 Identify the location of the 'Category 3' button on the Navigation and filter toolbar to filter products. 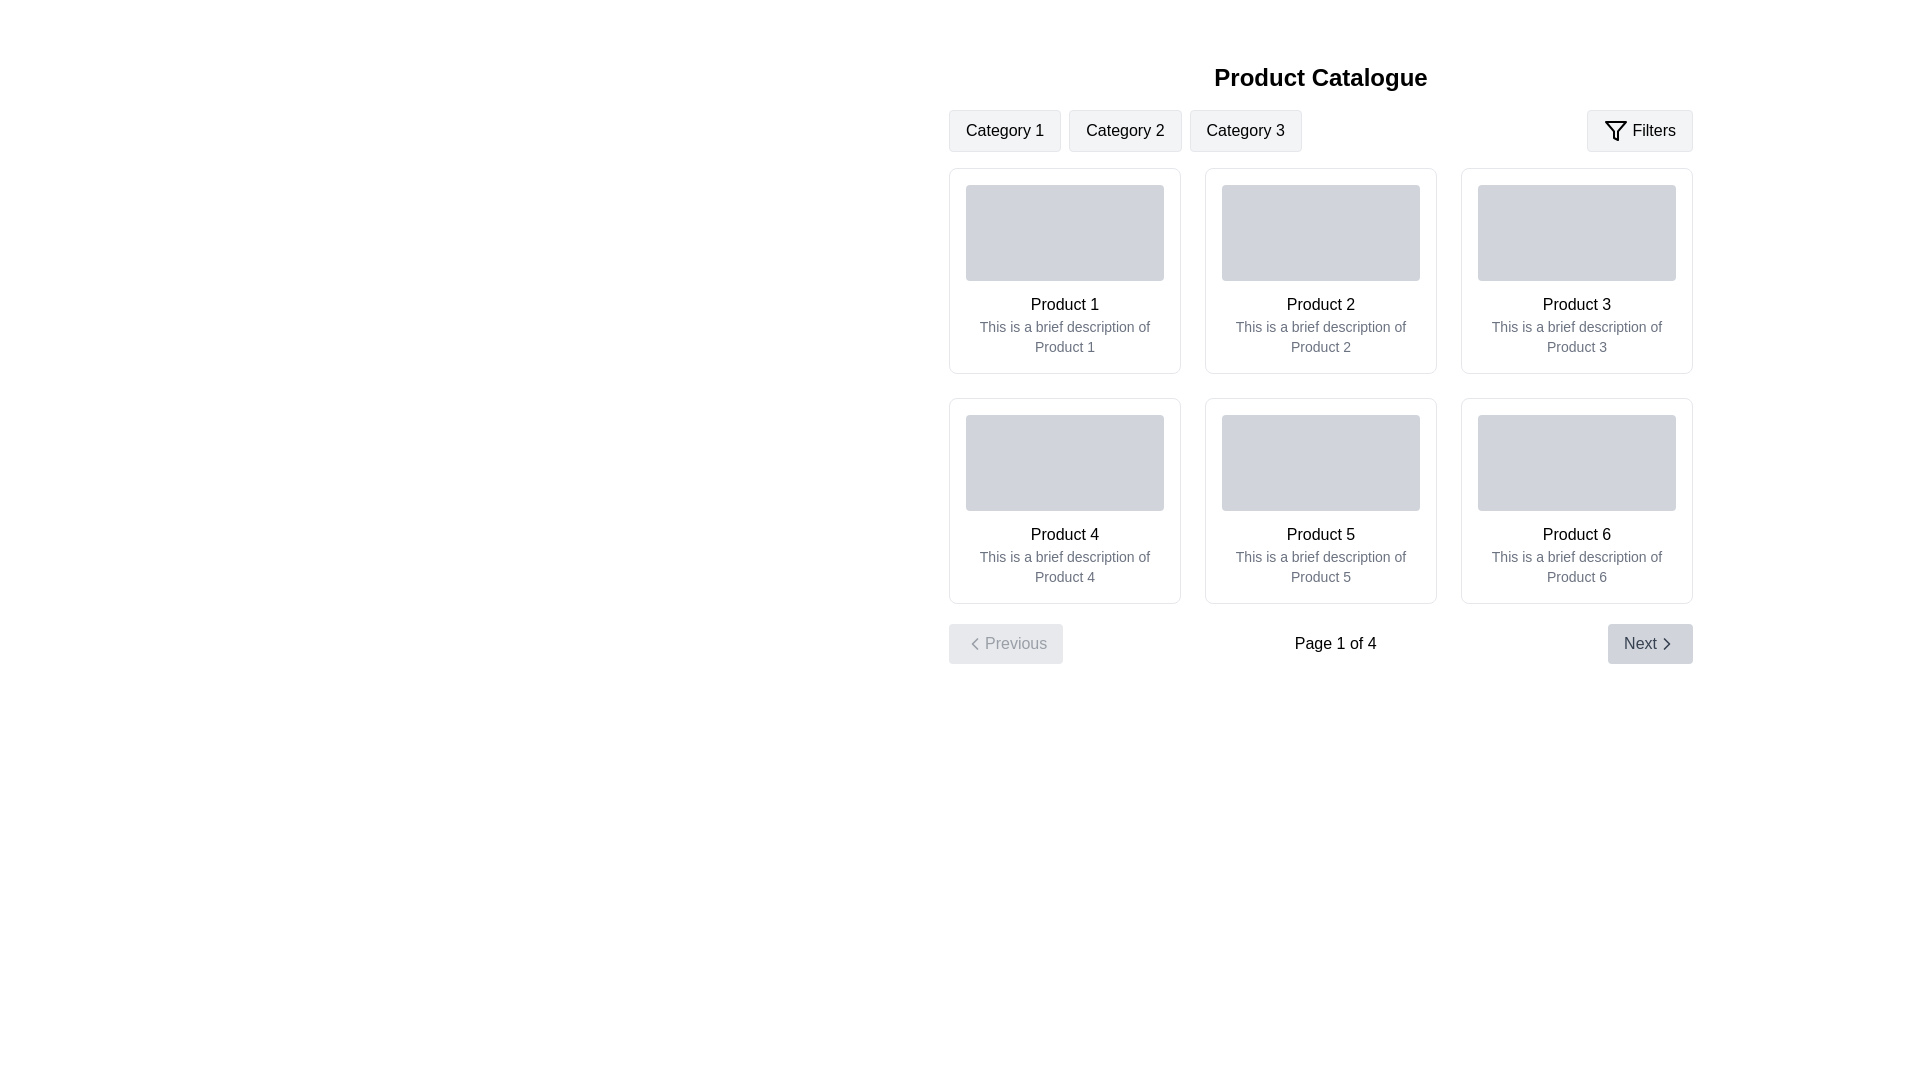
(1320, 131).